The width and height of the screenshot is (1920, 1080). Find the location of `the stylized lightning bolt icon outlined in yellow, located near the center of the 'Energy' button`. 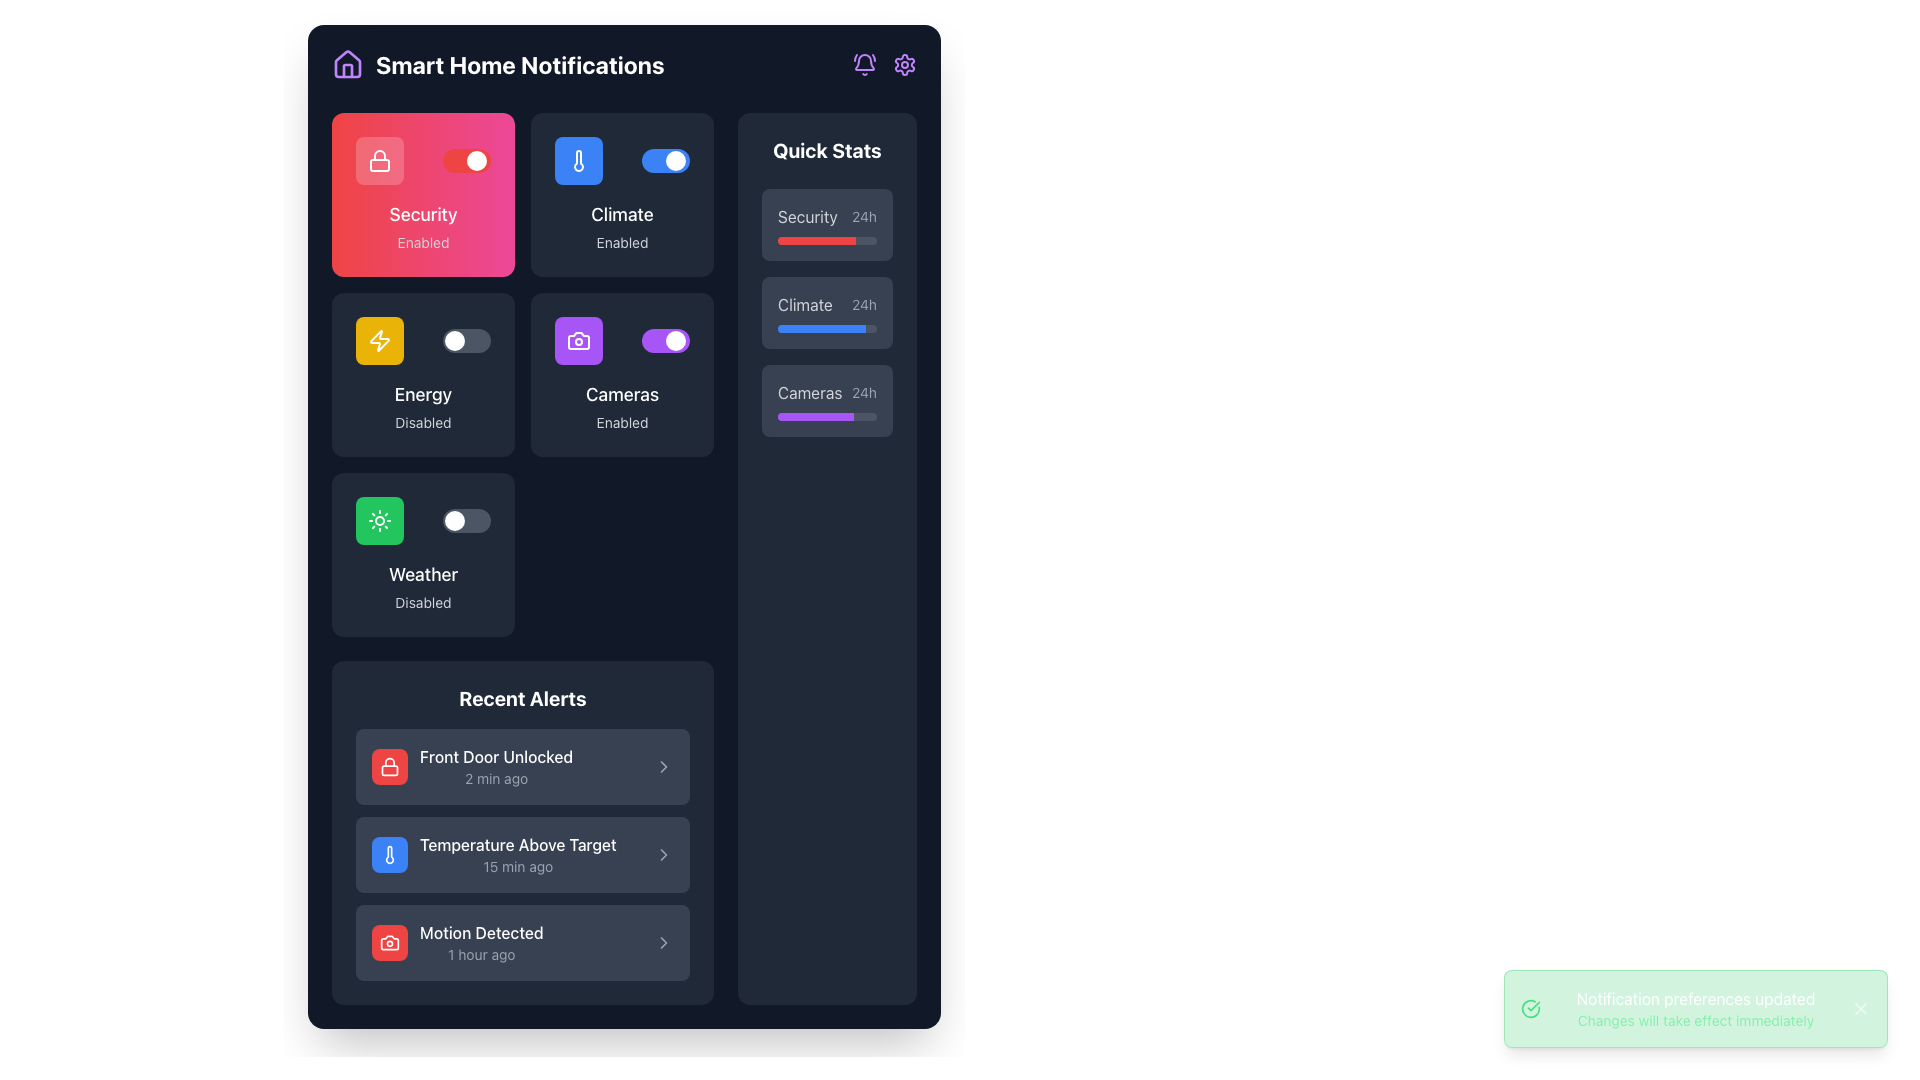

the stylized lightning bolt icon outlined in yellow, located near the center of the 'Energy' button is located at coordinates (379, 339).